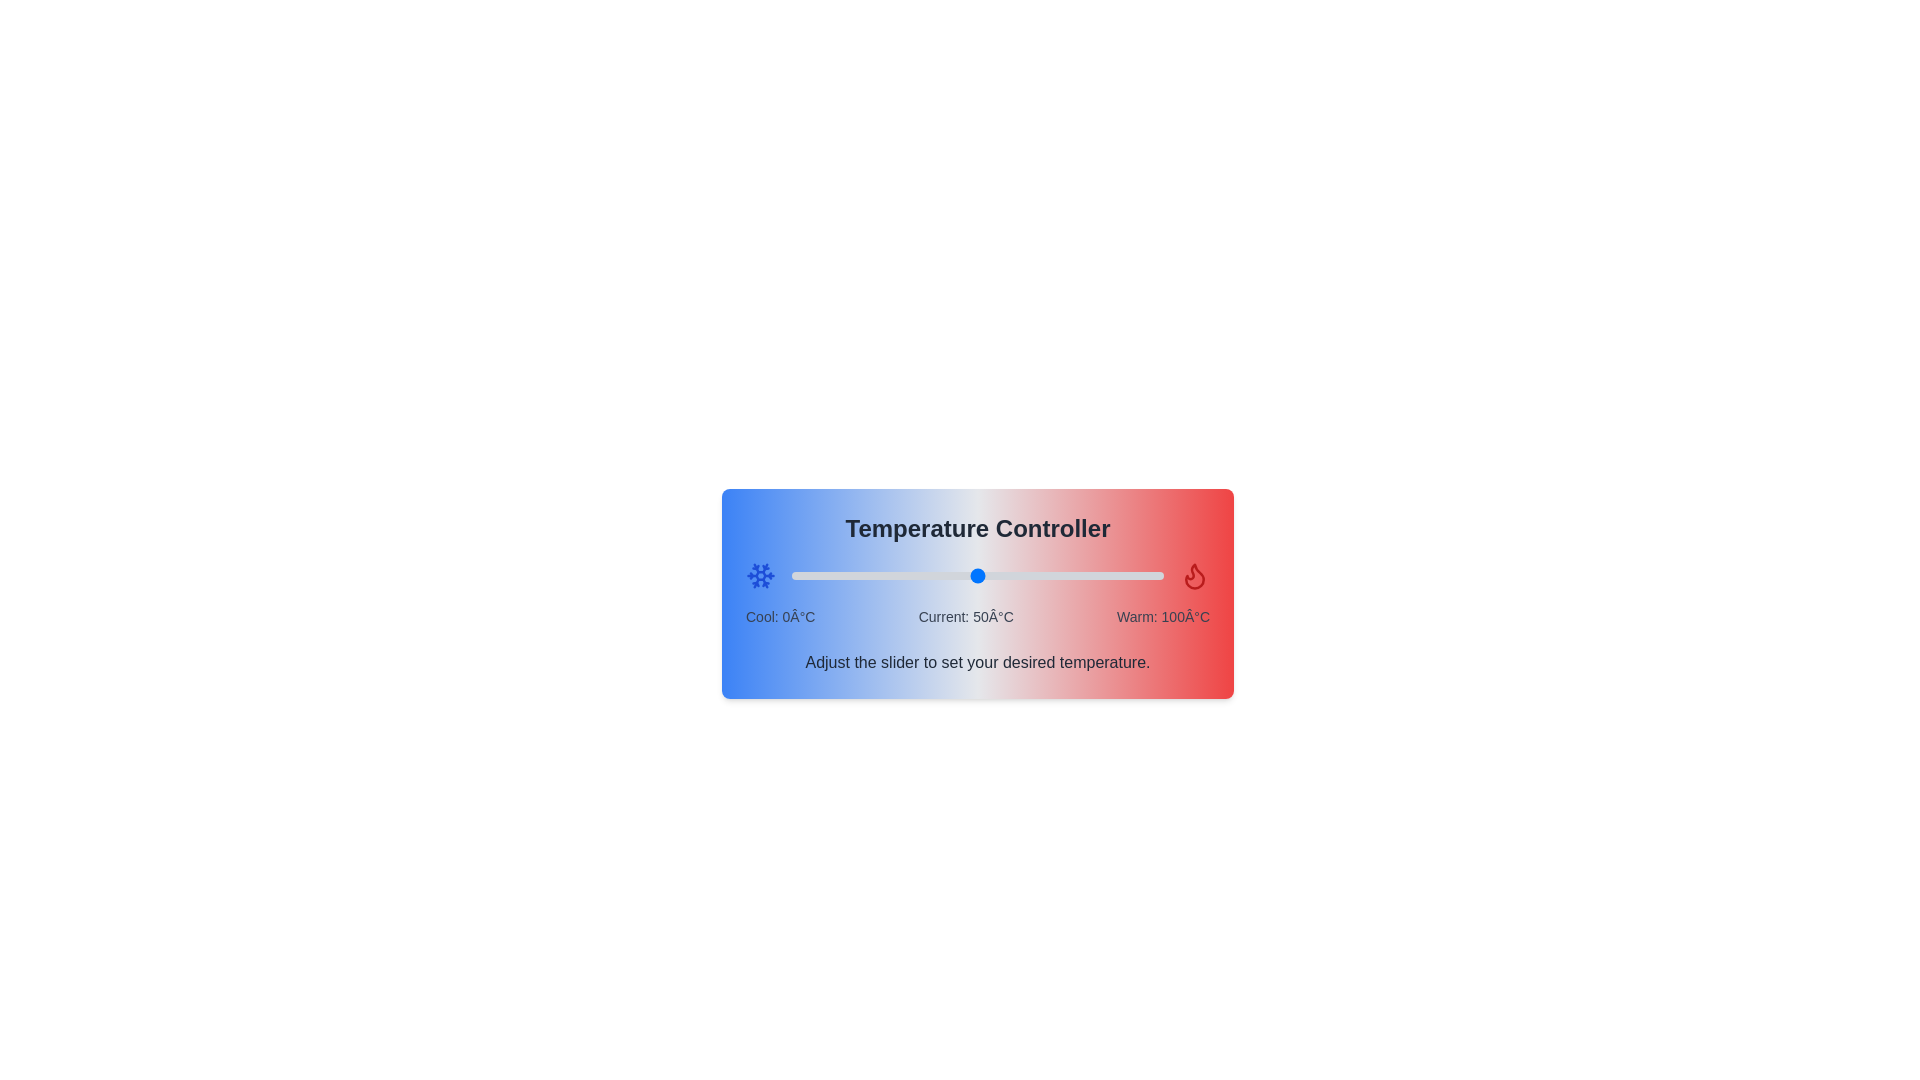 Image resolution: width=1920 pixels, height=1080 pixels. What do you see at coordinates (1195, 575) in the screenshot?
I see `the flame icon to select it` at bounding box center [1195, 575].